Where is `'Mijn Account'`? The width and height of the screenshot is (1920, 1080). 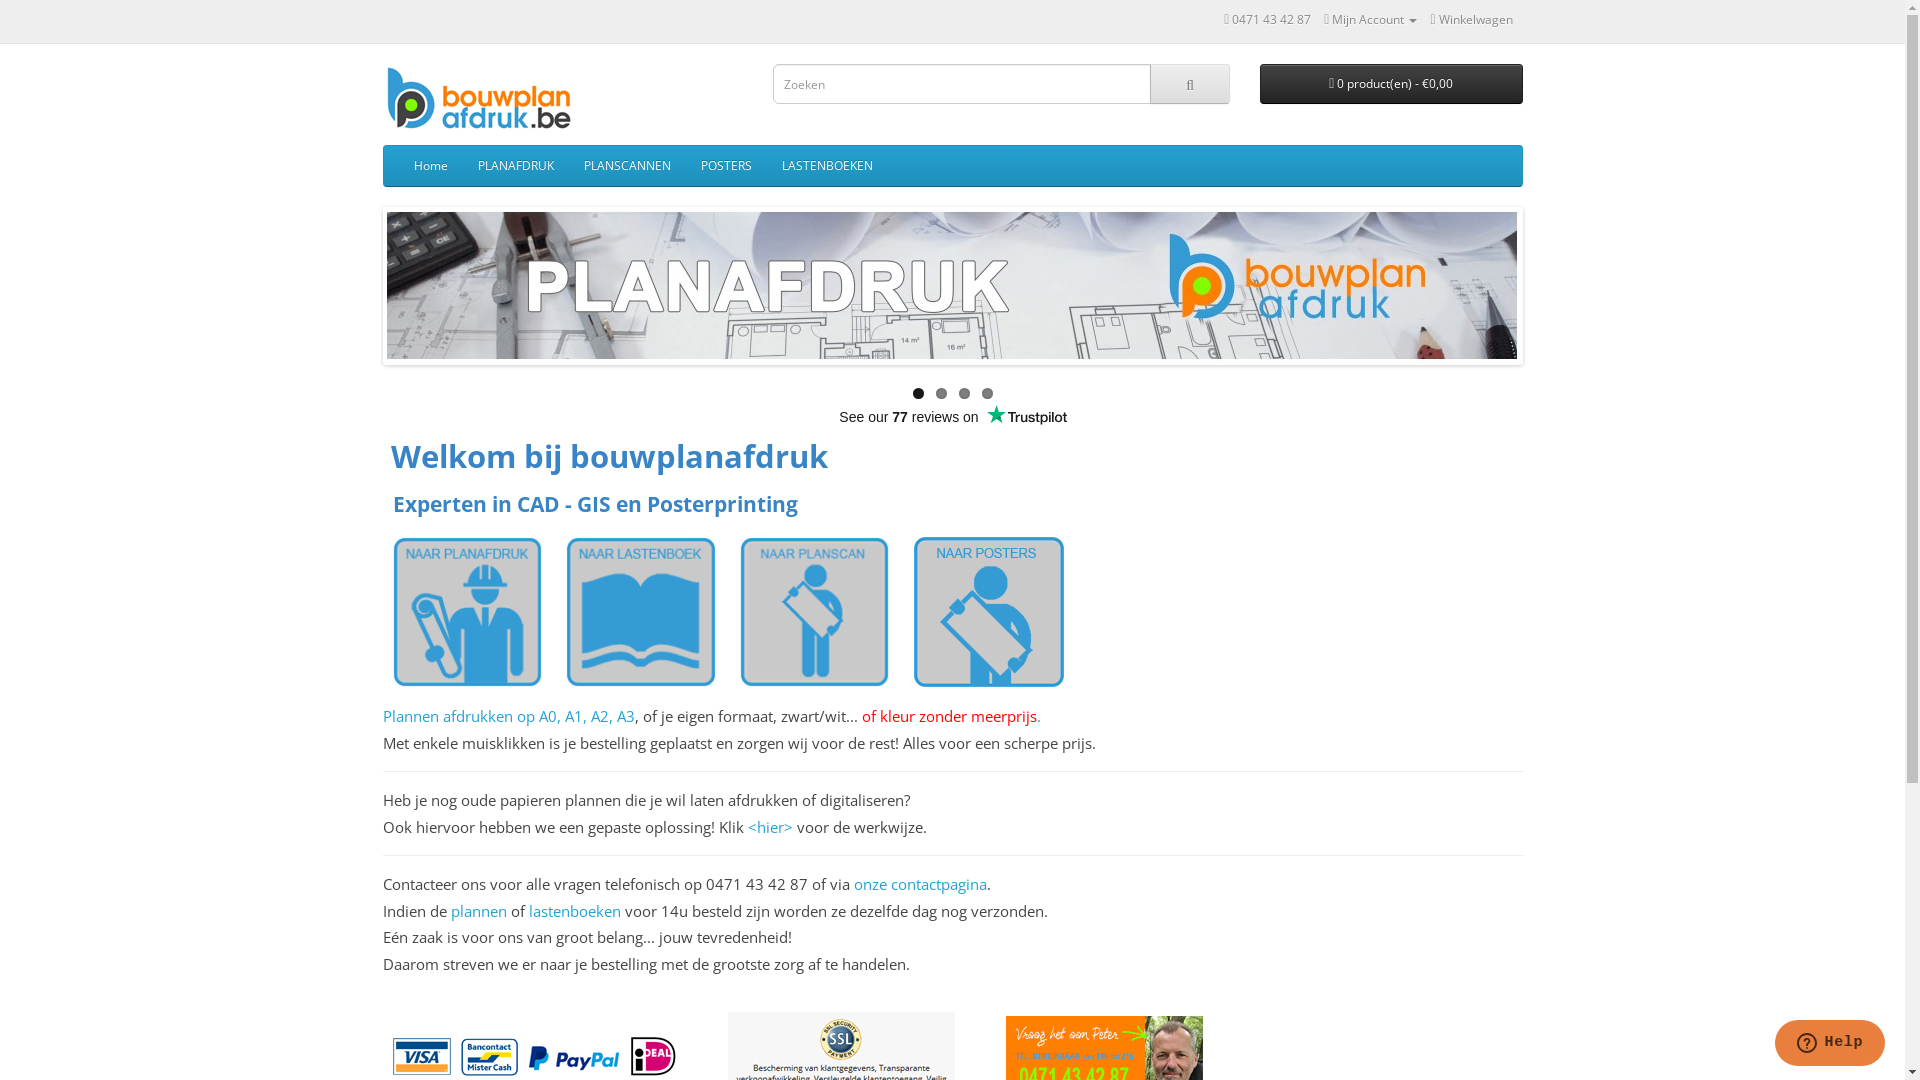 'Mijn Account' is located at coordinates (1369, 19).